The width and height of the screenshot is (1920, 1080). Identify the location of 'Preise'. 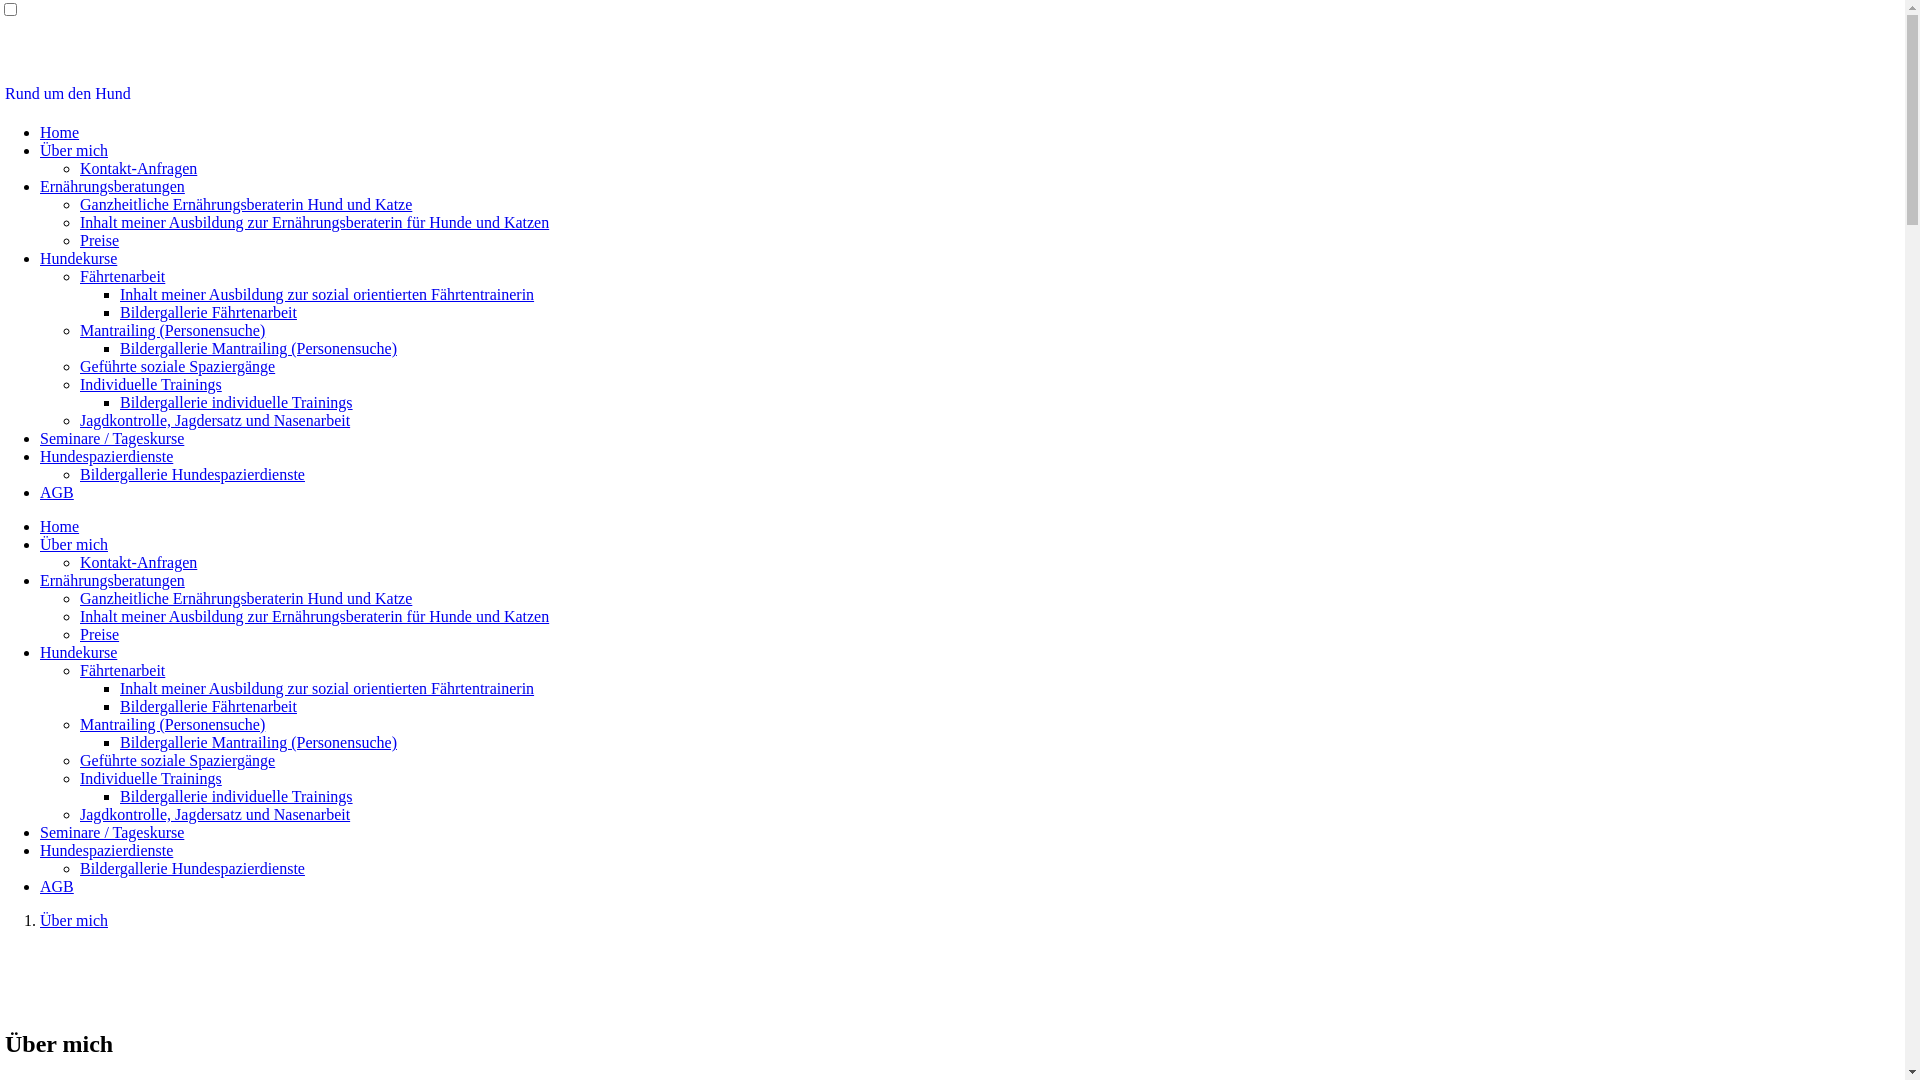
(80, 634).